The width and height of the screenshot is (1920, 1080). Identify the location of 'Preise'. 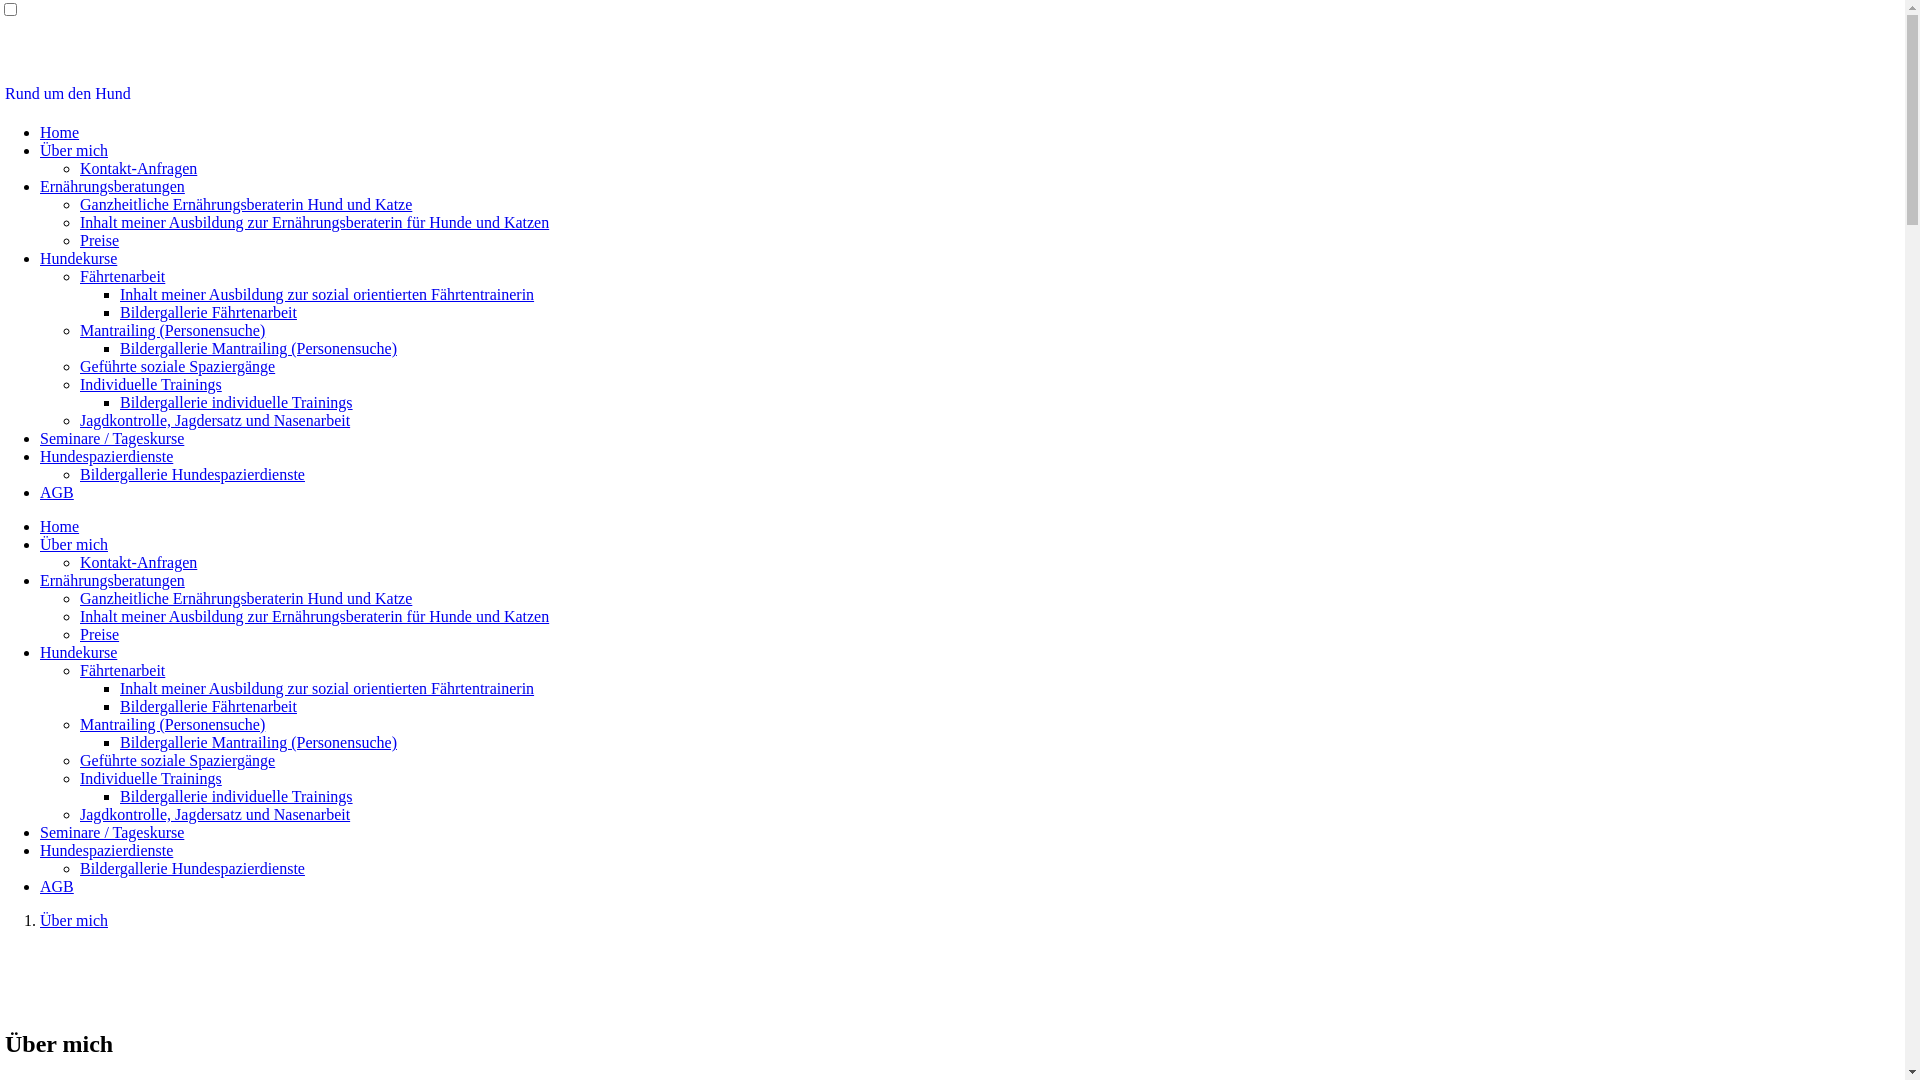
(80, 634).